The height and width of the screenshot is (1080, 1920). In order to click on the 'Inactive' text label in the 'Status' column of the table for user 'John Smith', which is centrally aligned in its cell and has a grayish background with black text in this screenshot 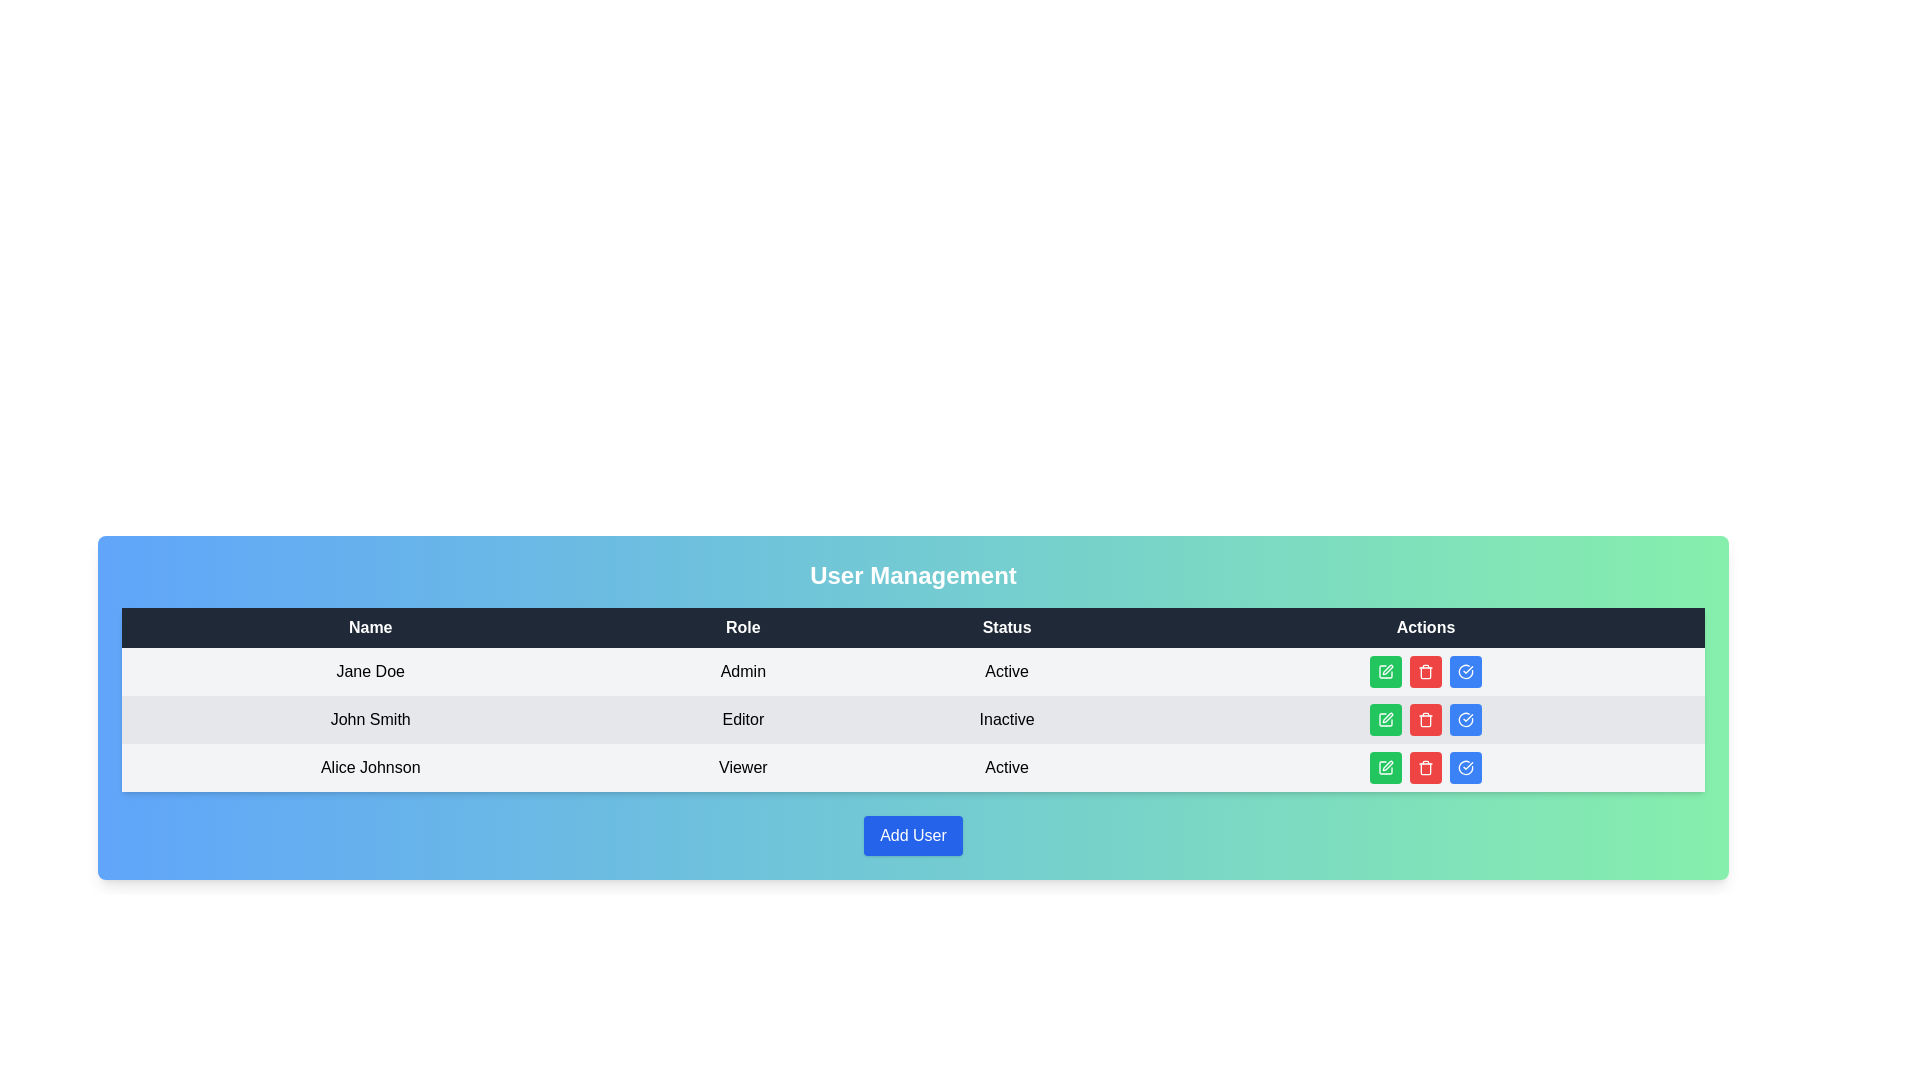, I will do `click(1007, 720)`.